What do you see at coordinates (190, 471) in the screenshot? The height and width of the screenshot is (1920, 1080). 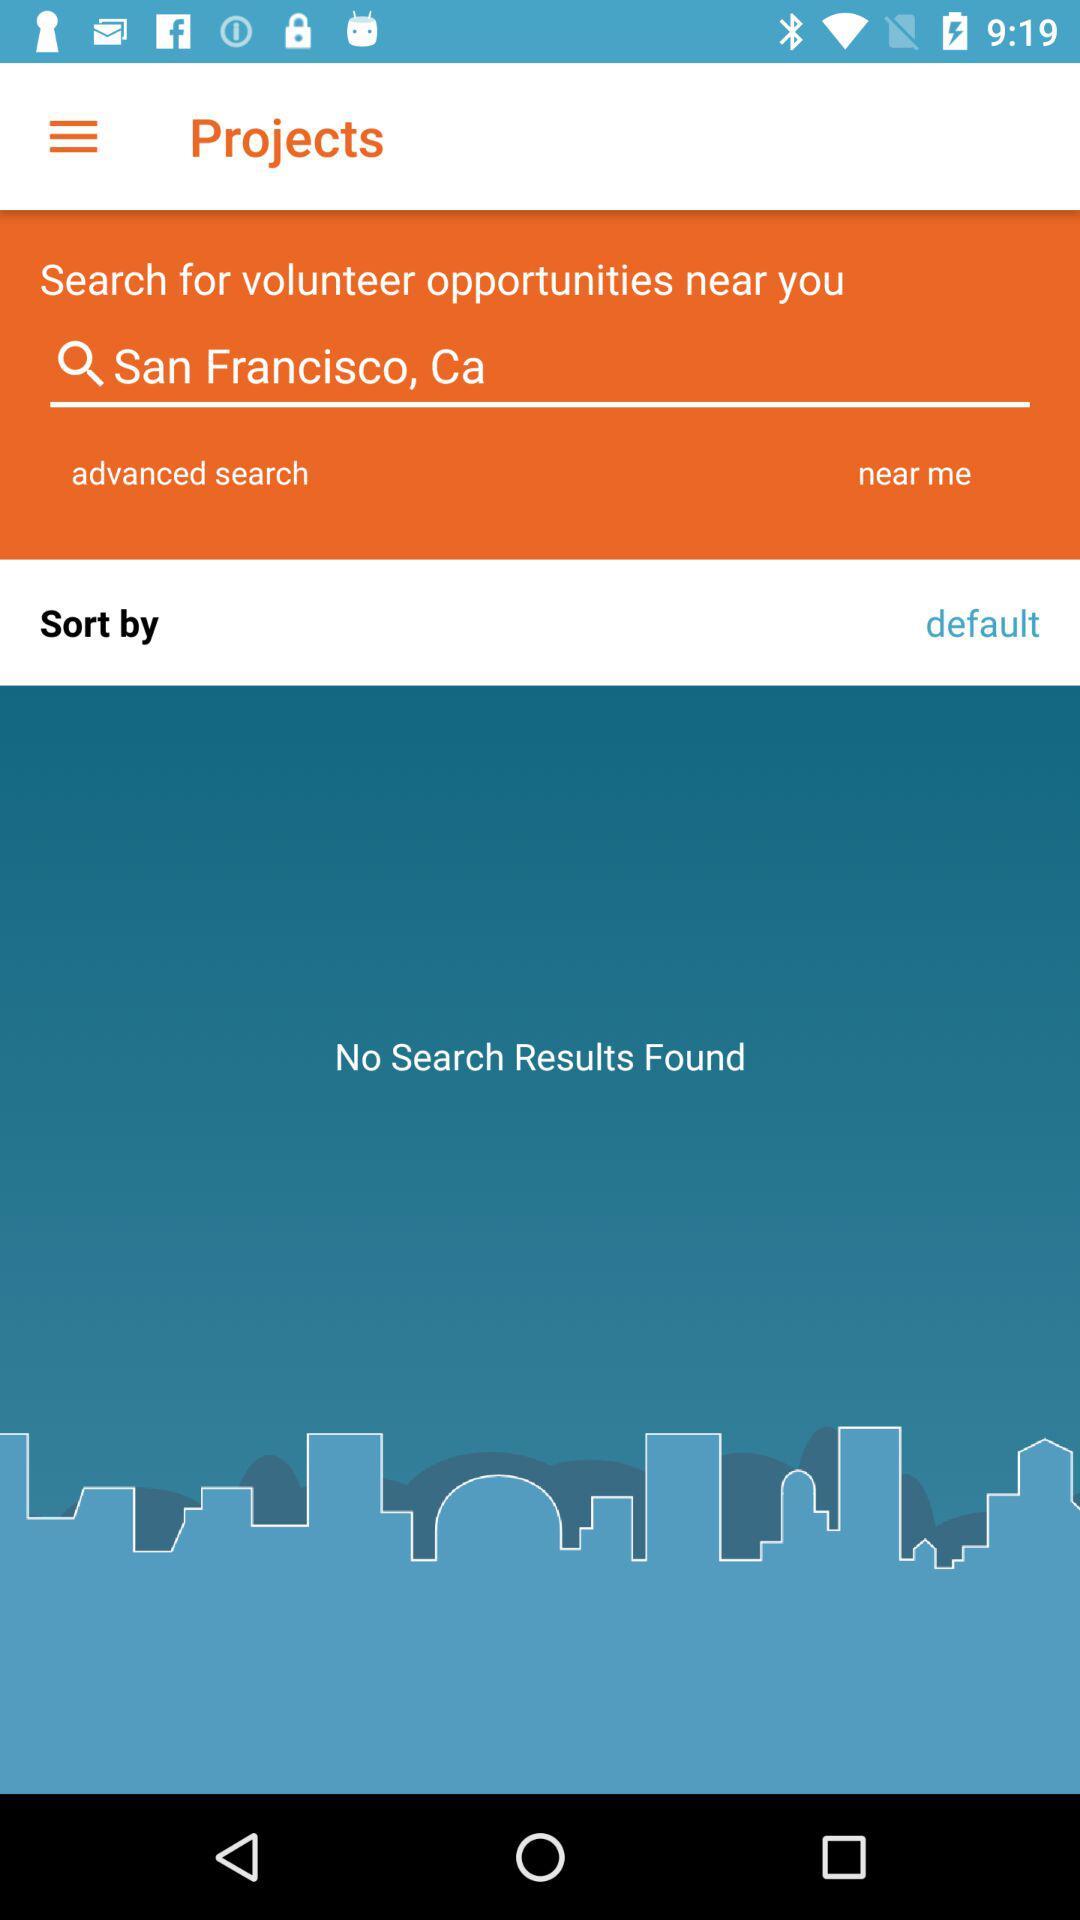 I see `the item next to the near me item` at bounding box center [190, 471].